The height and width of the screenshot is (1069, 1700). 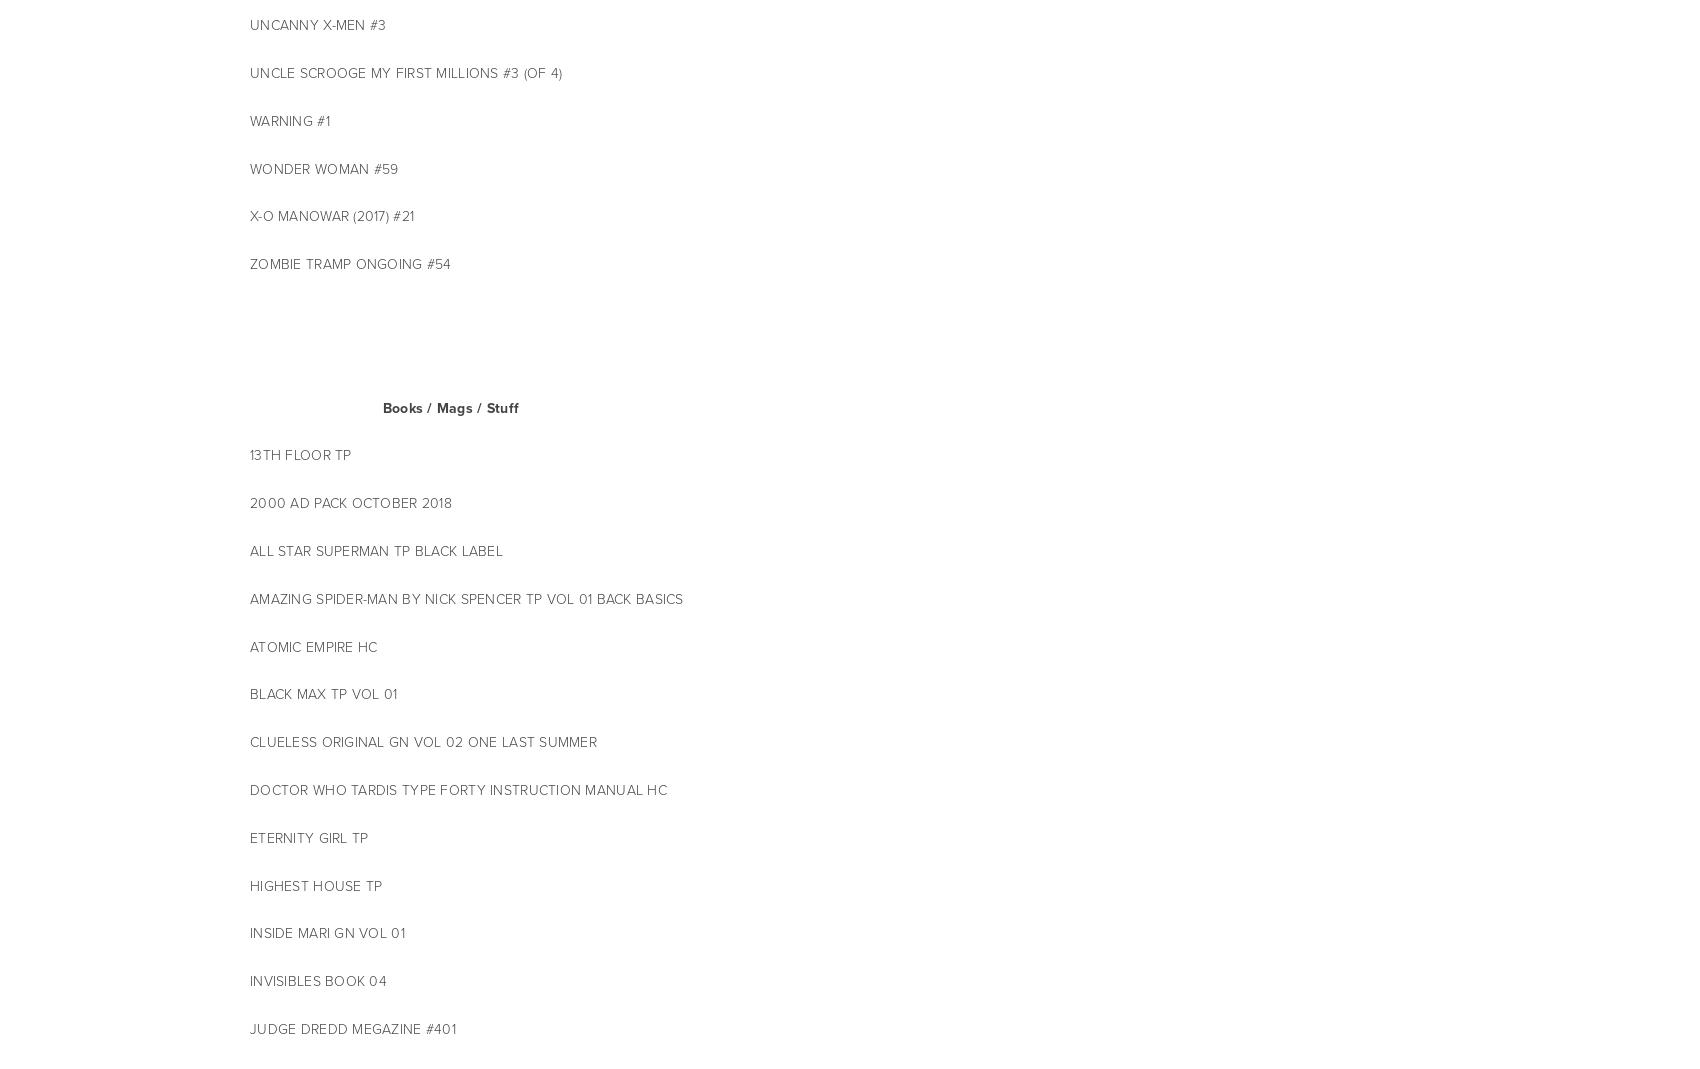 I want to click on 'ZOMBIE TRAMP ONGOING #54', so click(x=349, y=263).